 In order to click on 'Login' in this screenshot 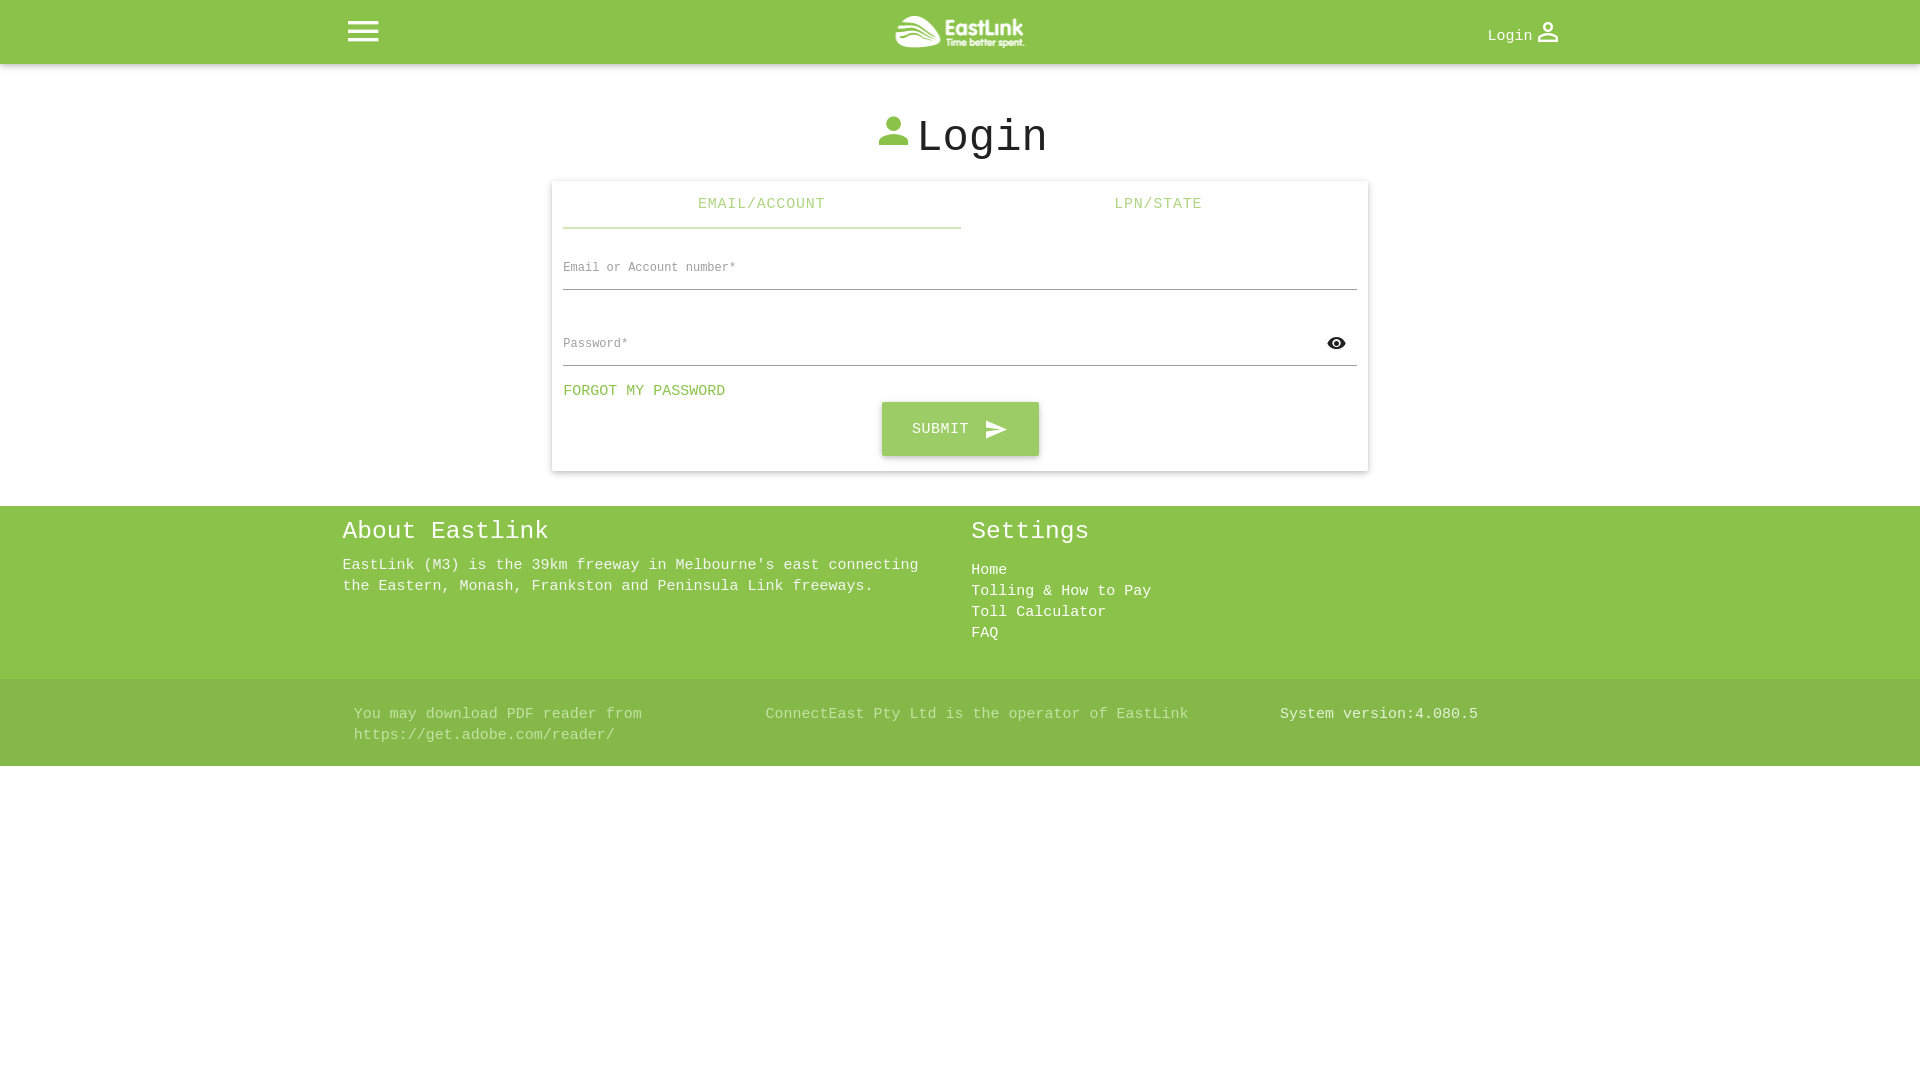, I will do `click(1523, 34)`.